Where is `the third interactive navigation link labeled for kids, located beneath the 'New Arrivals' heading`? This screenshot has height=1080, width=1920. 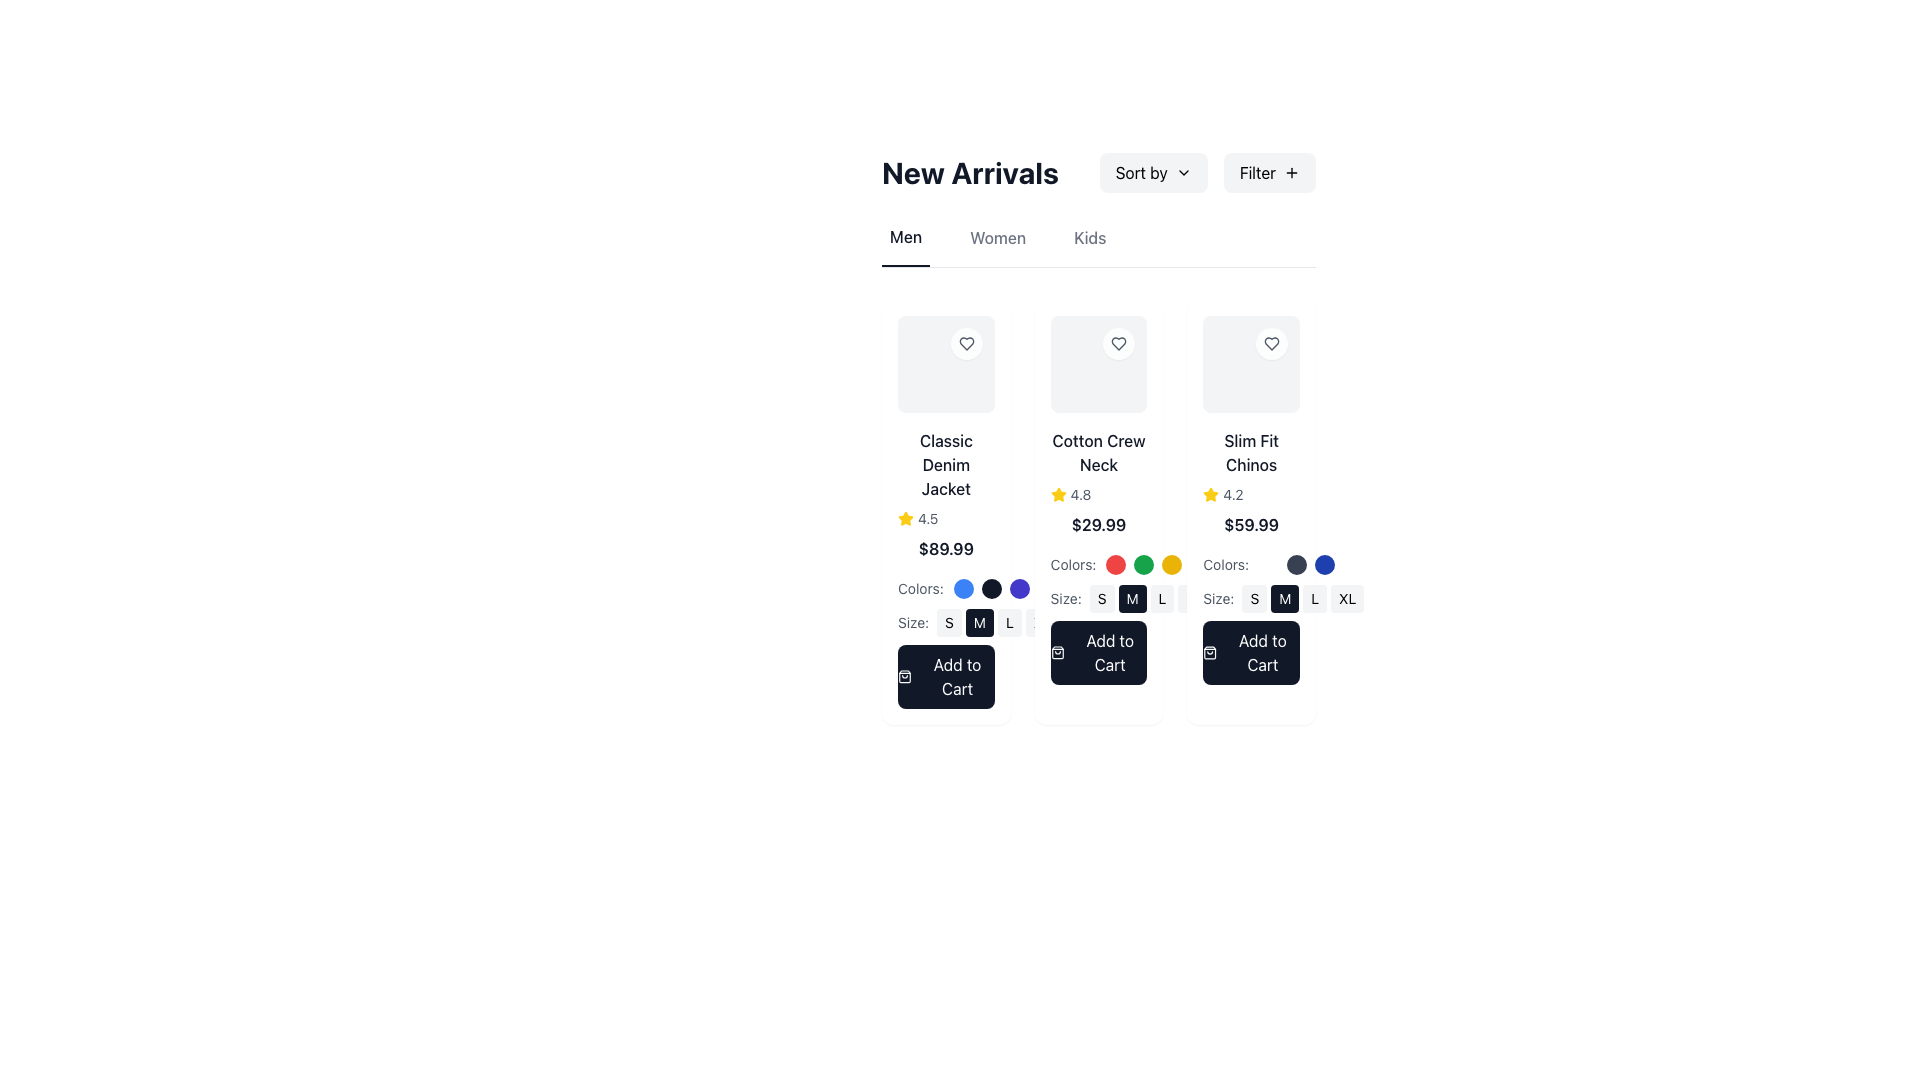
the third interactive navigation link labeled for kids, located beneath the 'New Arrivals' heading is located at coordinates (1089, 245).